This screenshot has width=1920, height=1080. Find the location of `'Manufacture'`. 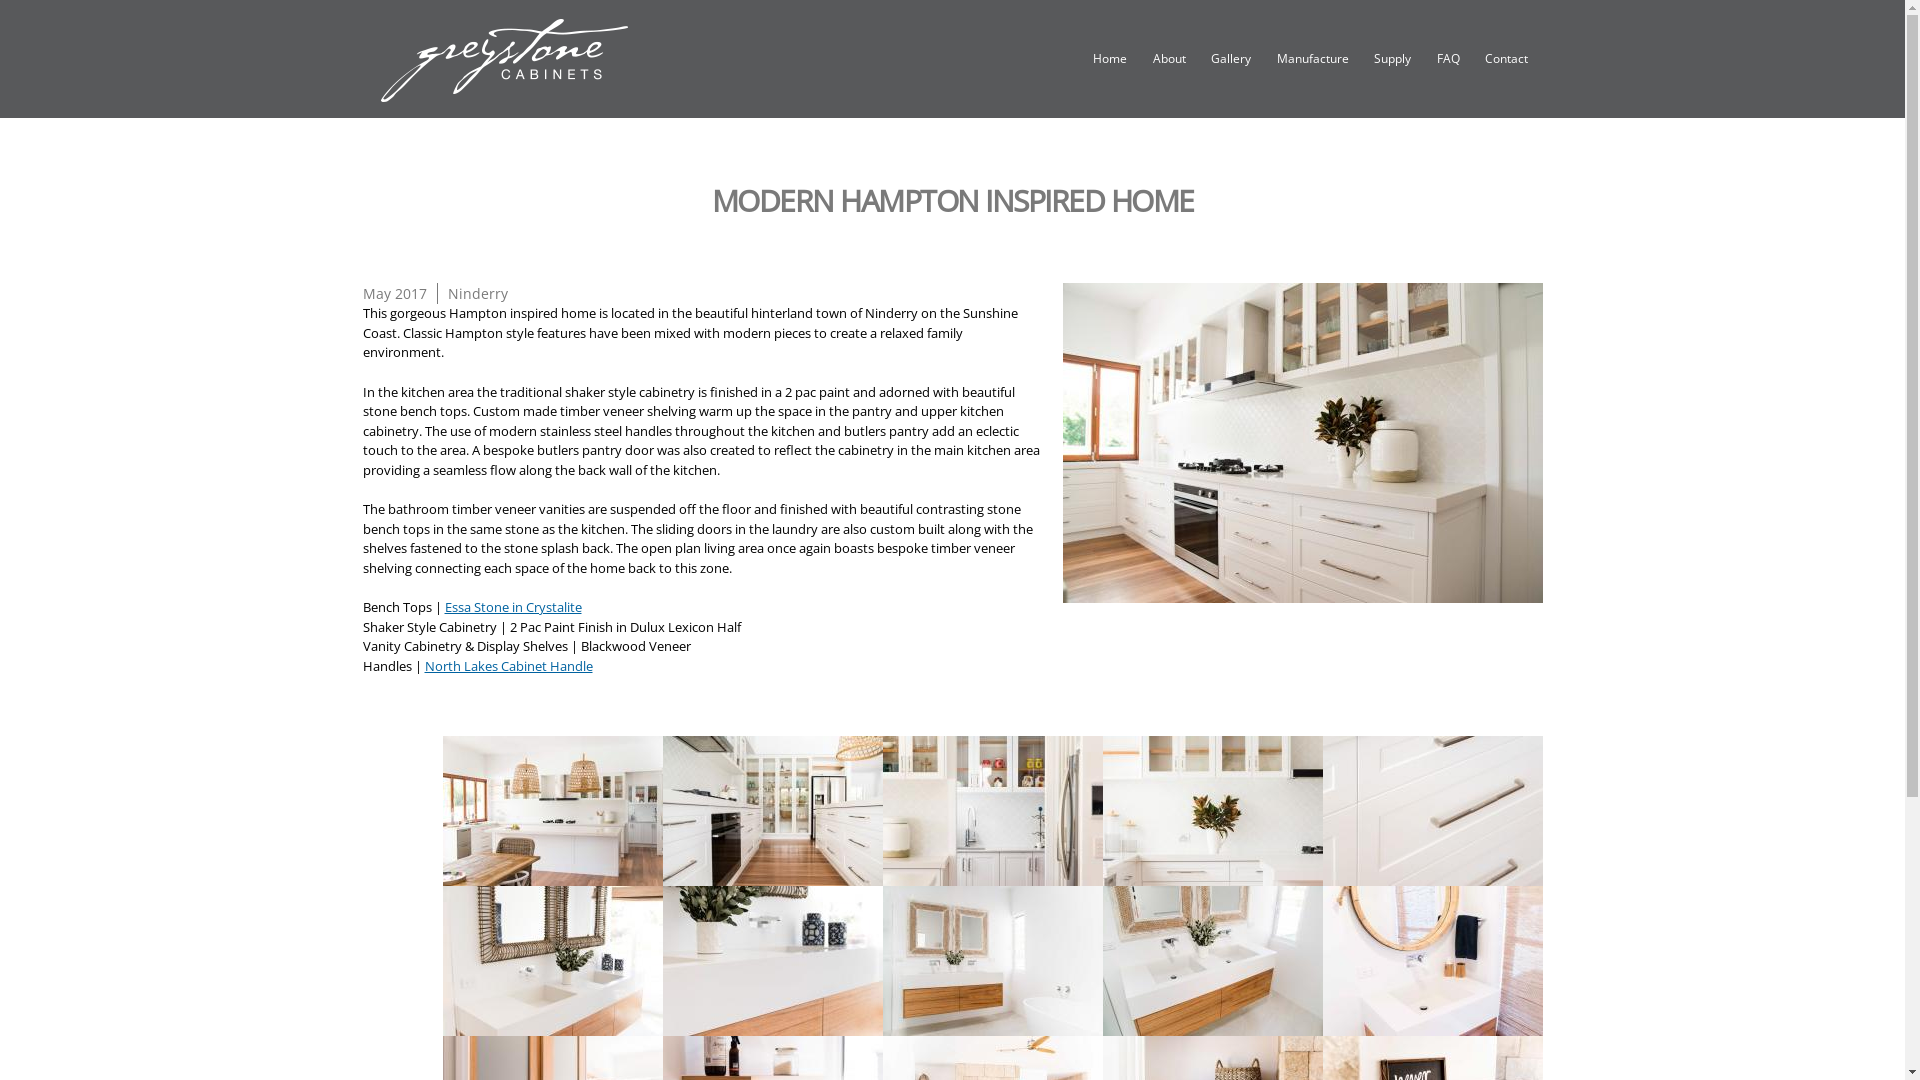

'Manufacture' is located at coordinates (1313, 59).